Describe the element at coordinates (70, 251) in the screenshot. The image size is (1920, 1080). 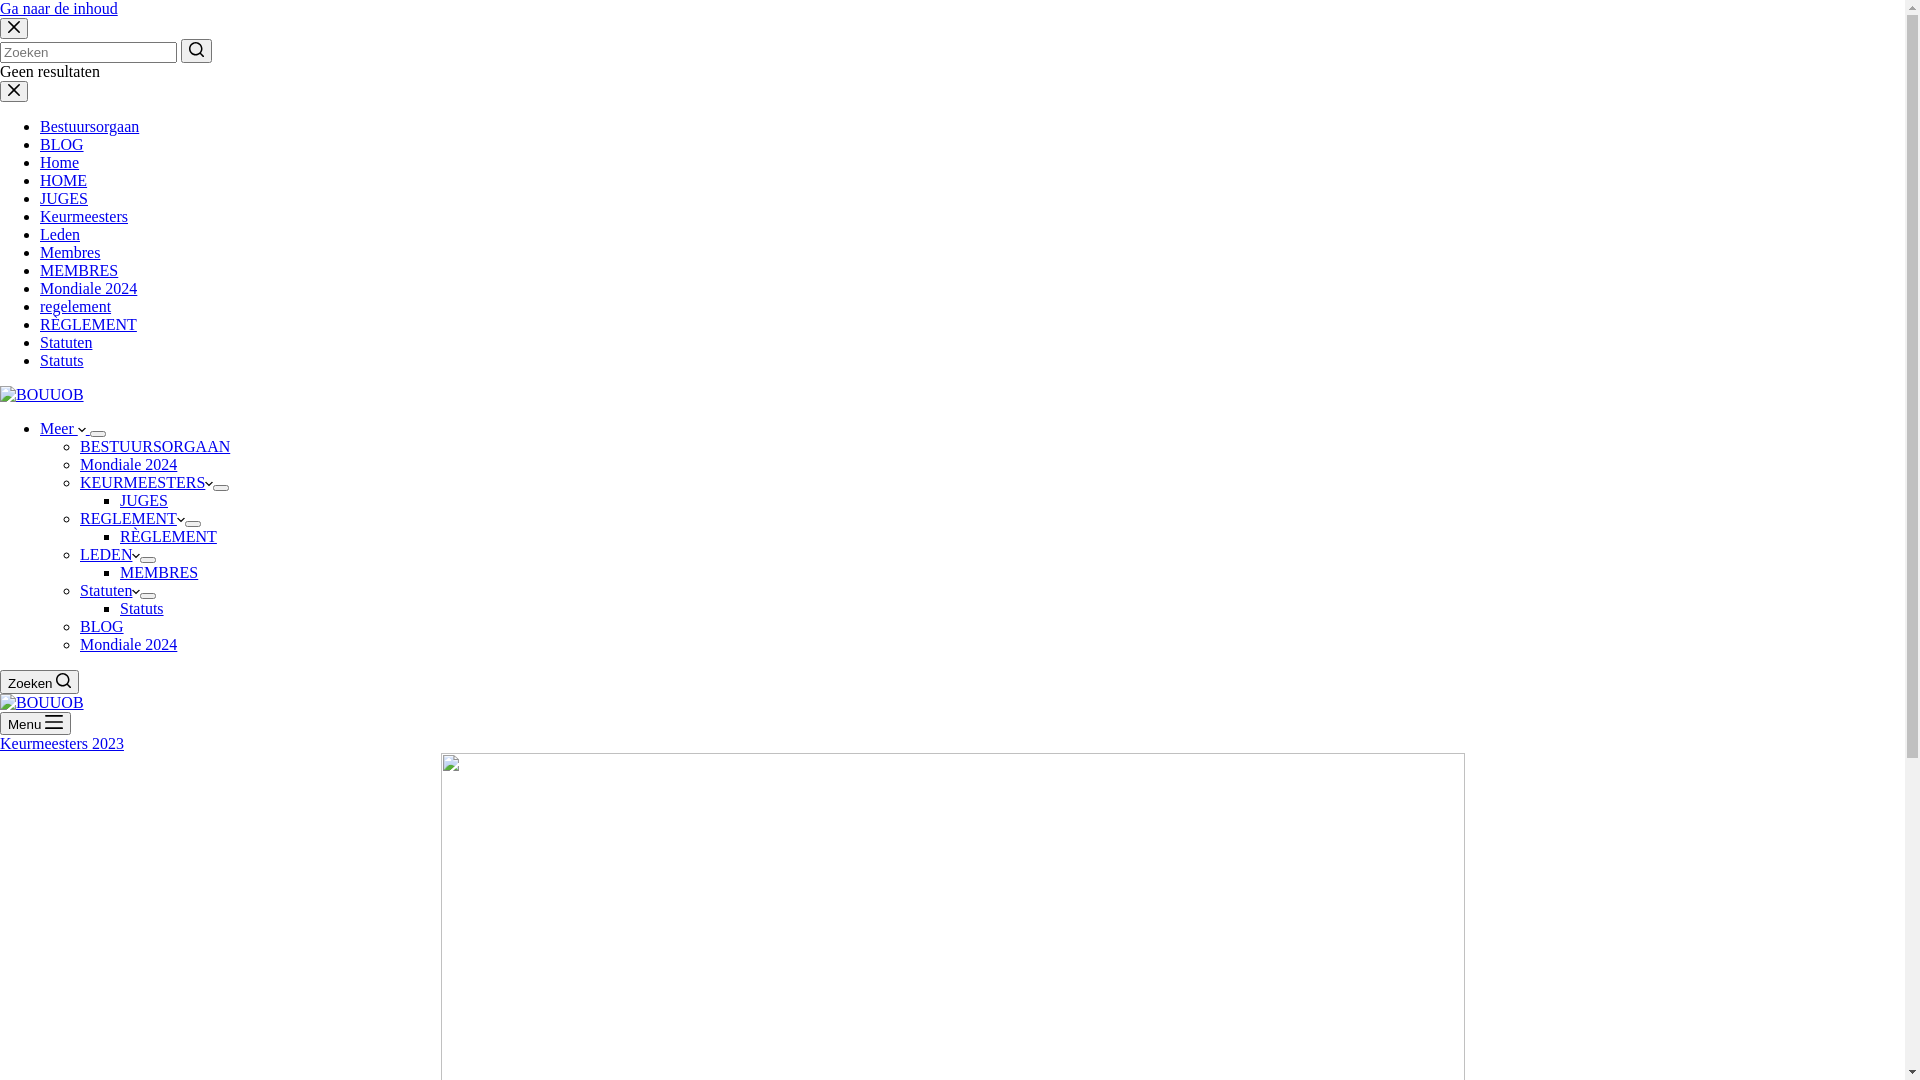
I see `'Membres'` at that location.